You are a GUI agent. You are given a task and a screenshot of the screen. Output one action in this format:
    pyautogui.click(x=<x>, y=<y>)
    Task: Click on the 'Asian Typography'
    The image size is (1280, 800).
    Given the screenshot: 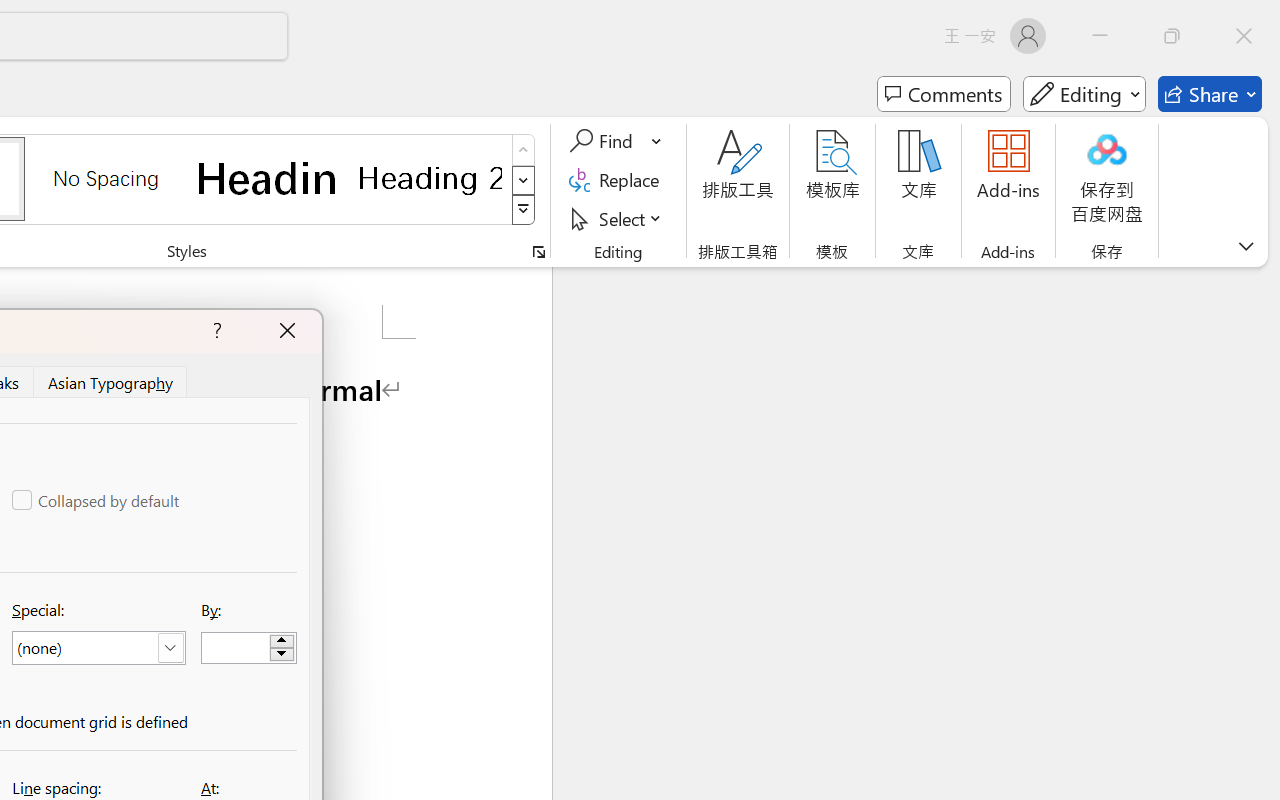 What is the action you would take?
    pyautogui.click(x=111, y=380)
    